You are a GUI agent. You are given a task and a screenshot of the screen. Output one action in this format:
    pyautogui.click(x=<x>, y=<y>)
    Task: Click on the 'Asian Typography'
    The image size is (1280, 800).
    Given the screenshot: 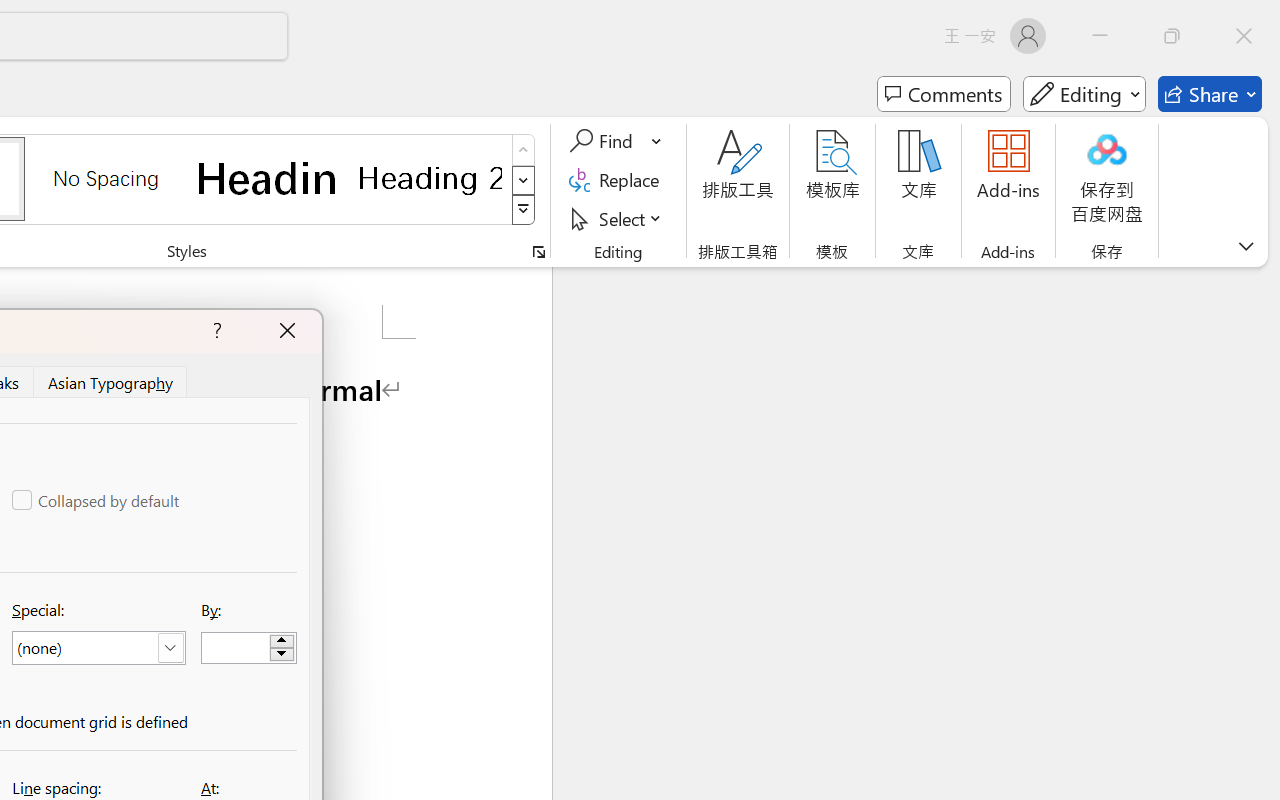 What is the action you would take?
    pyautogui.click(x=111, y=380)
    